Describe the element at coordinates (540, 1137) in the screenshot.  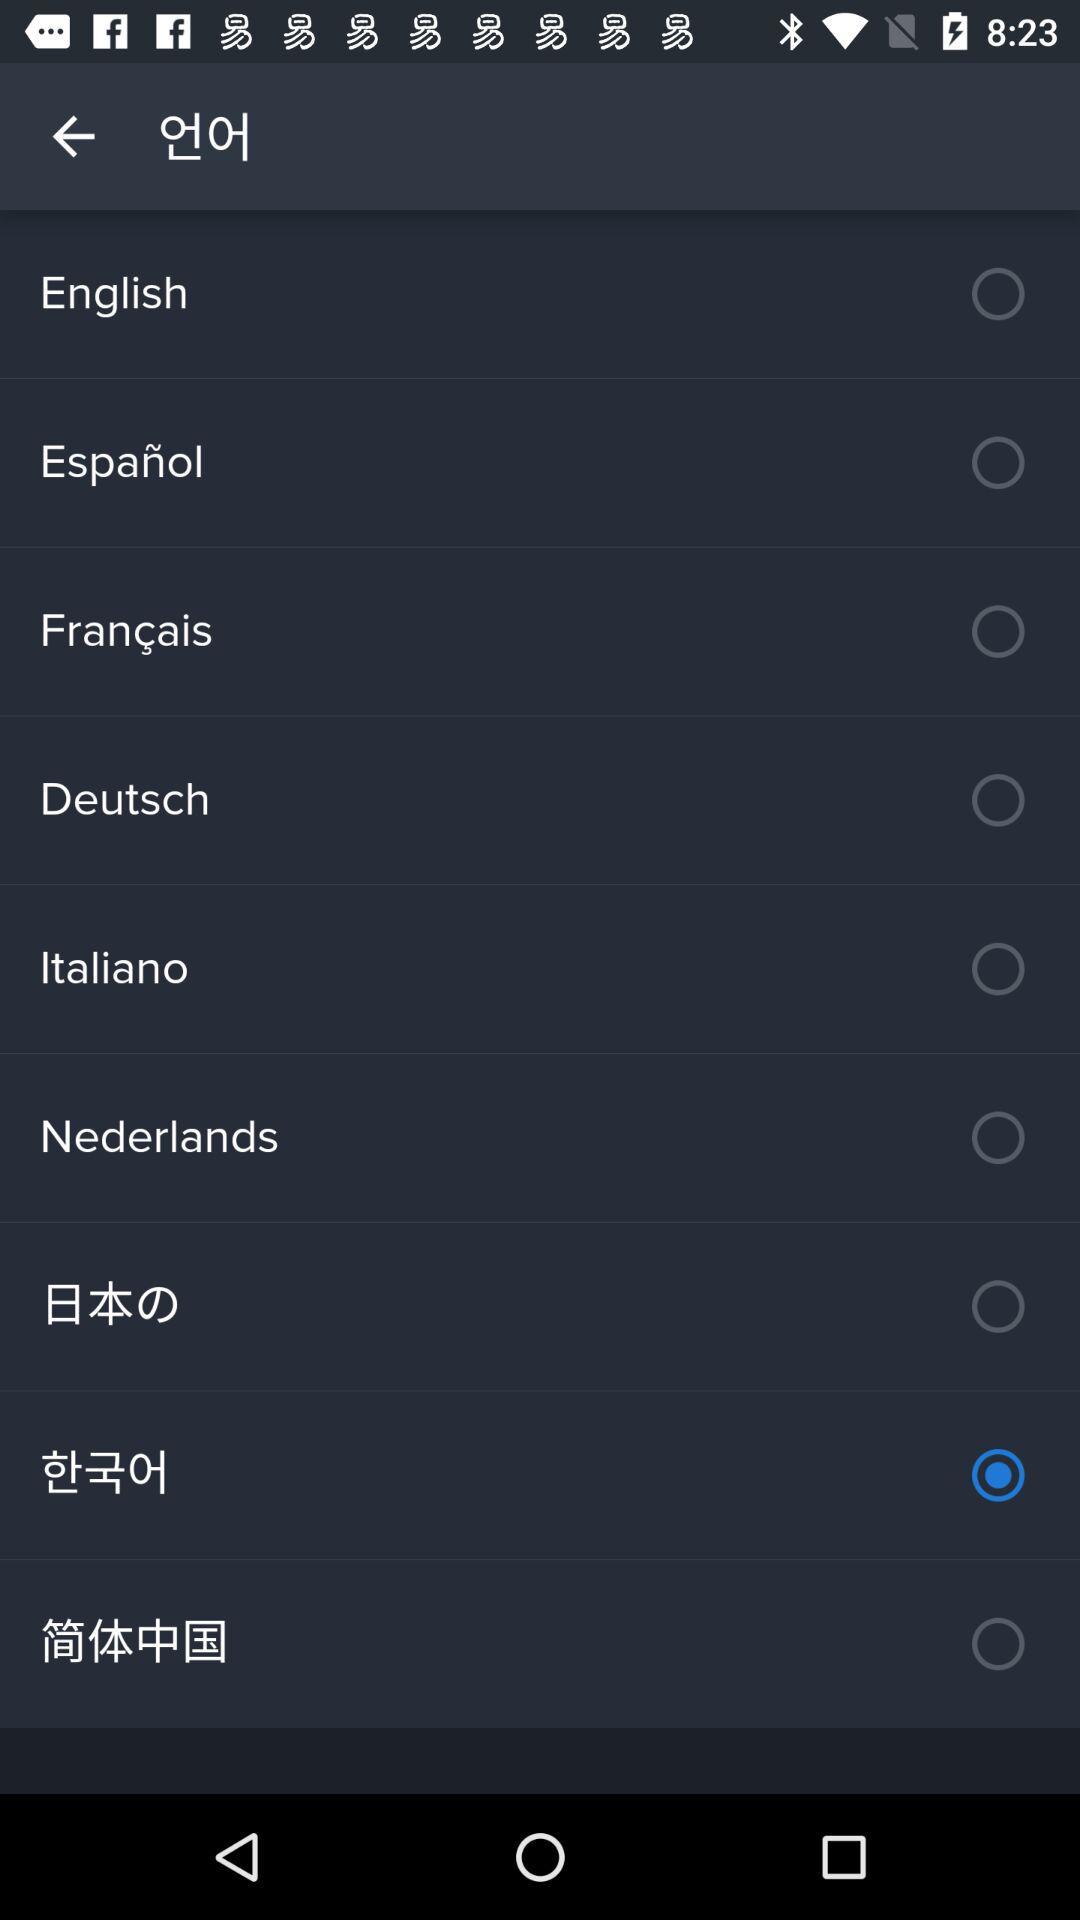
I see `item below the italiano icon` at that location.